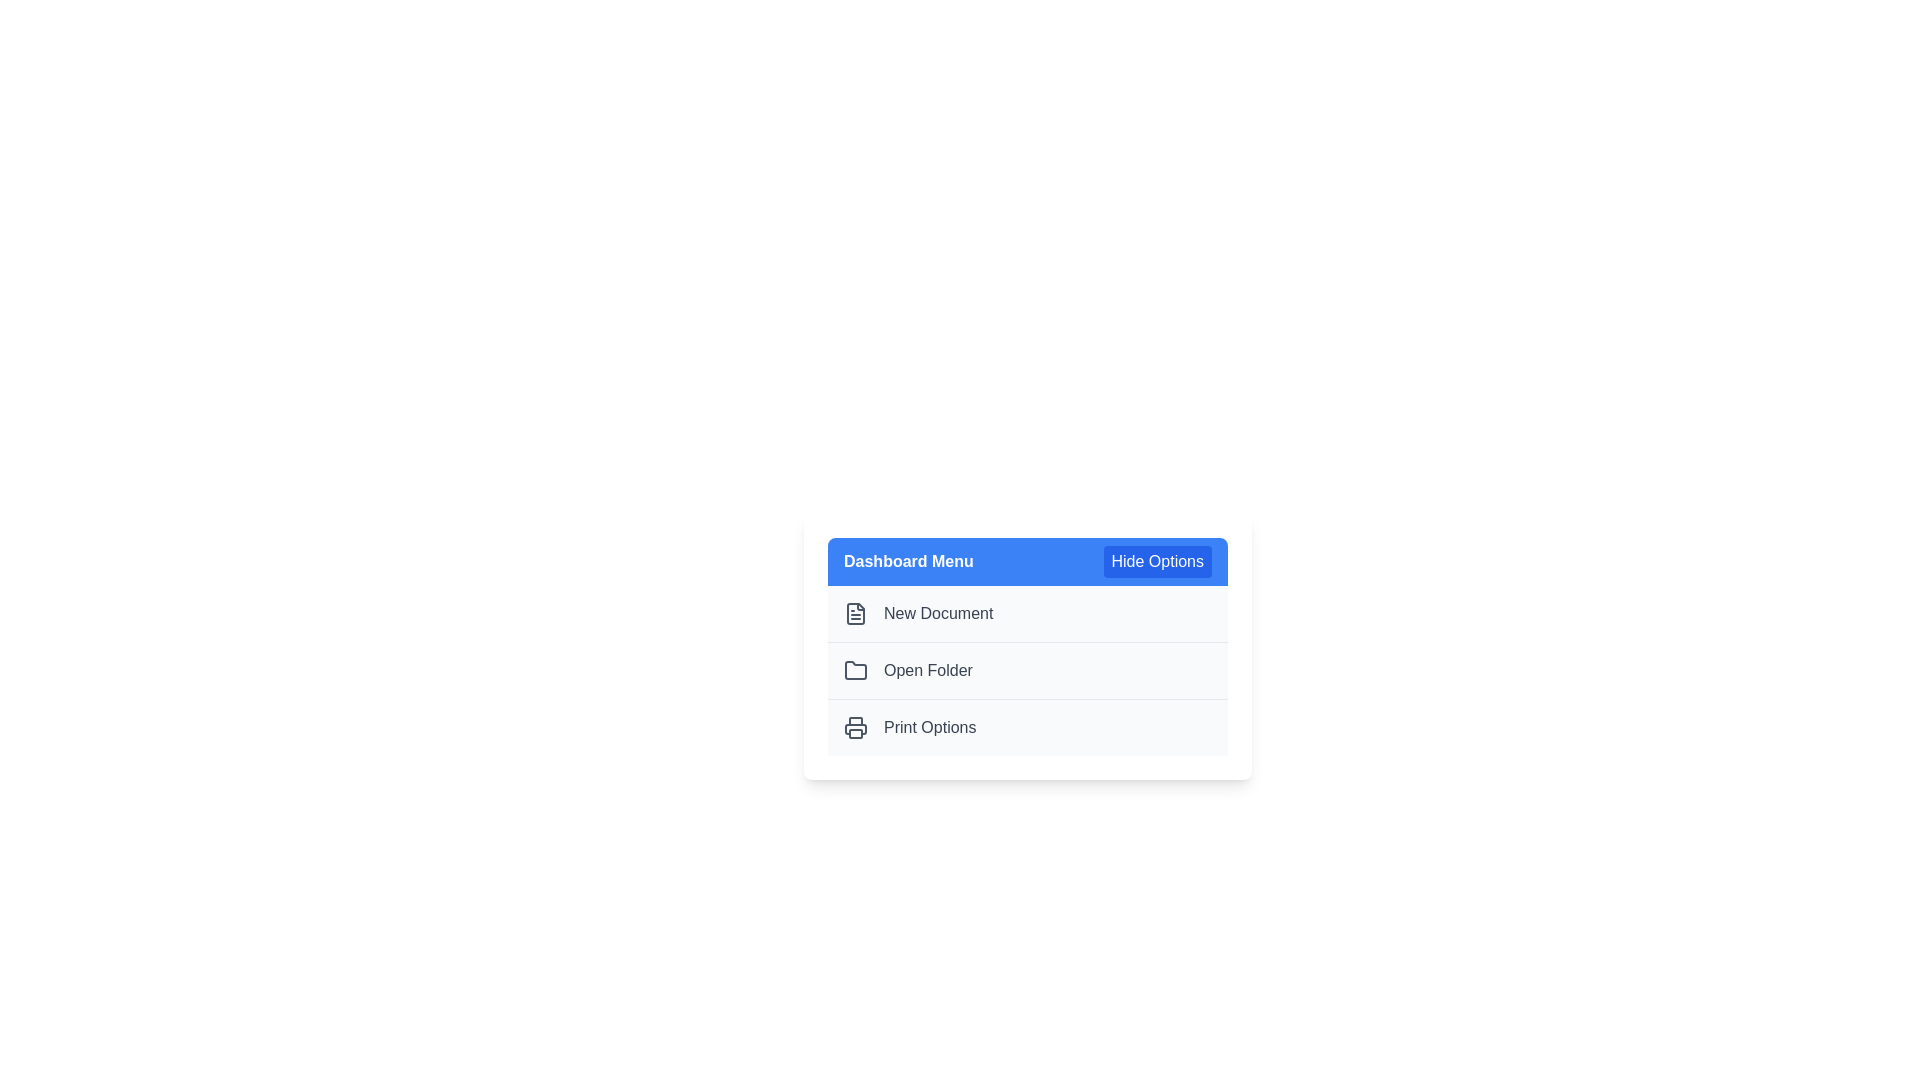 The height and width of the screenshot is (1080, 1920). I want to click on the printer icon representing the bottom section where paper might emerge, located in the 'Print Options' menu, so click(855, 729).